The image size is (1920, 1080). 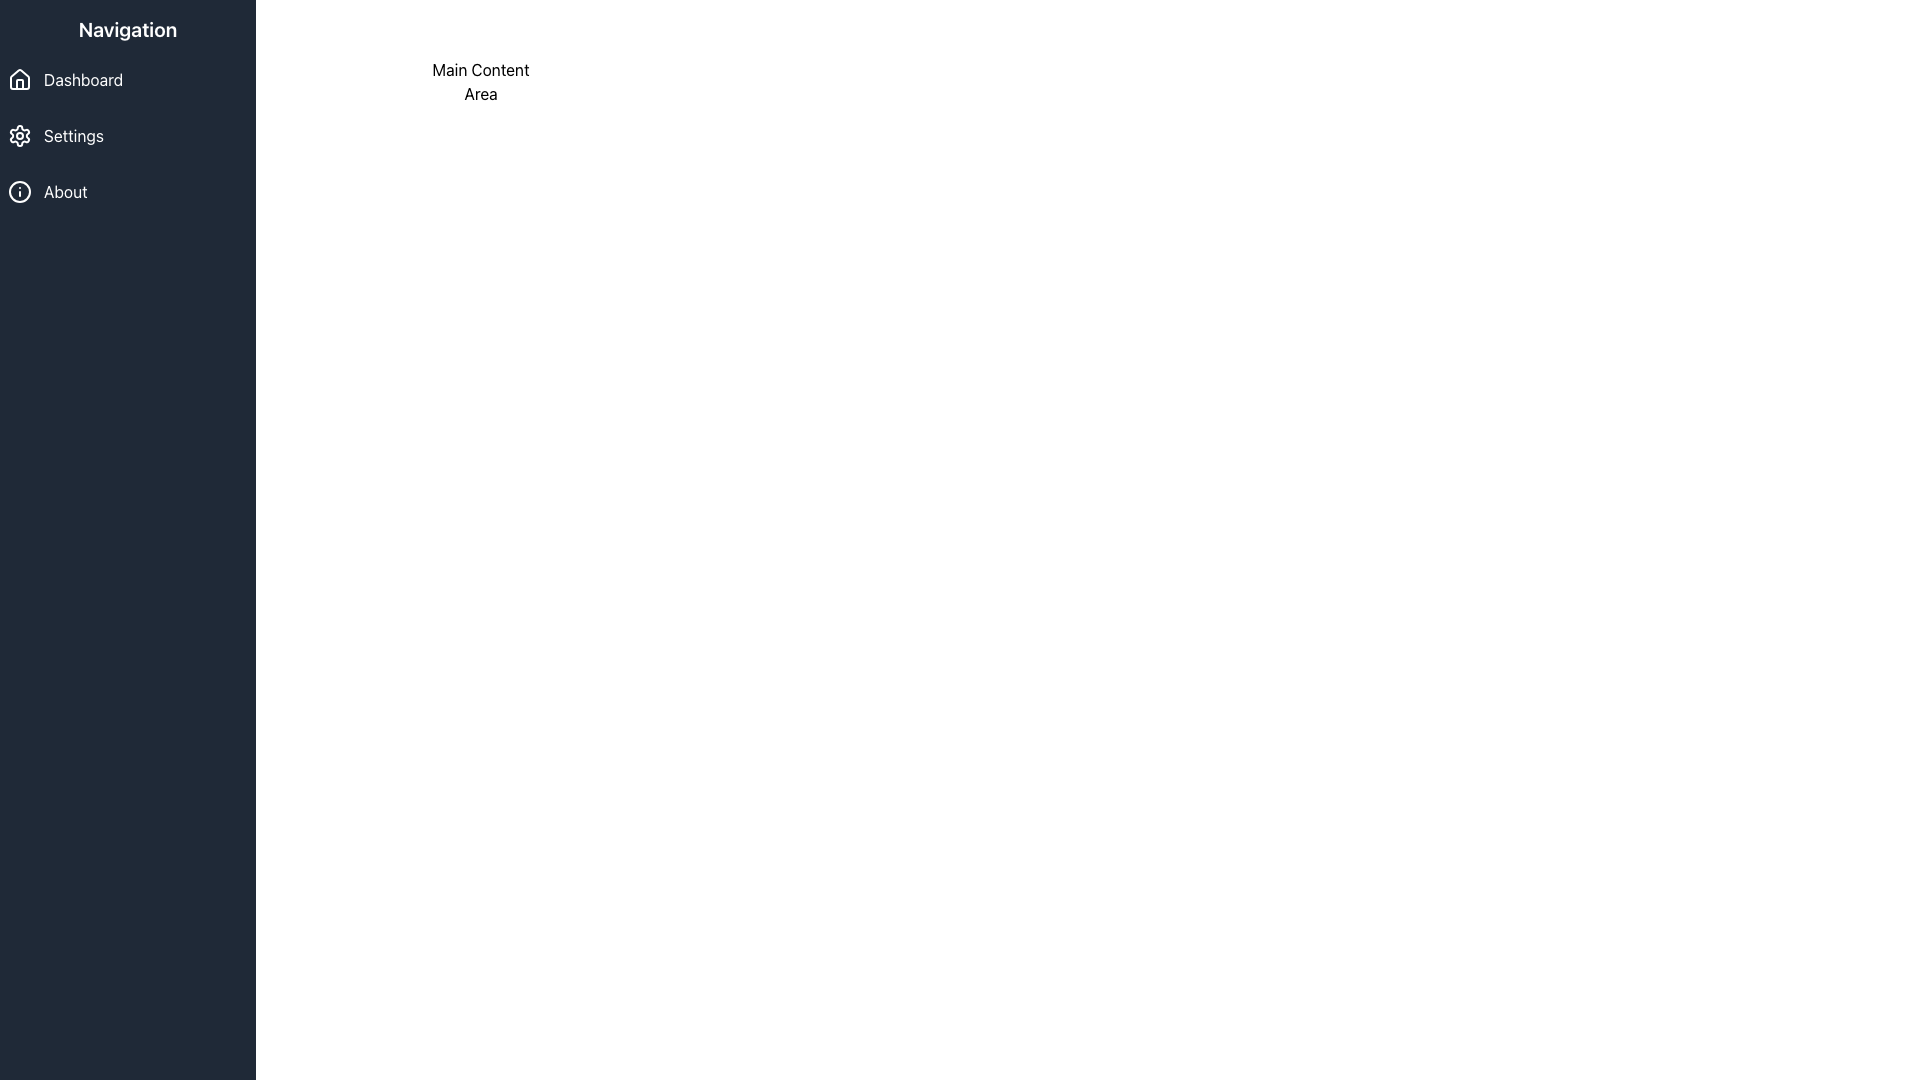 What do you see at coordinates (19, 135) in the screenshot?
I see `the 'Settings' icon located to the left of the text 'Settings' in the left-side vertical navigation bar to interact with the related functionality` at bounding box center [19, 135].